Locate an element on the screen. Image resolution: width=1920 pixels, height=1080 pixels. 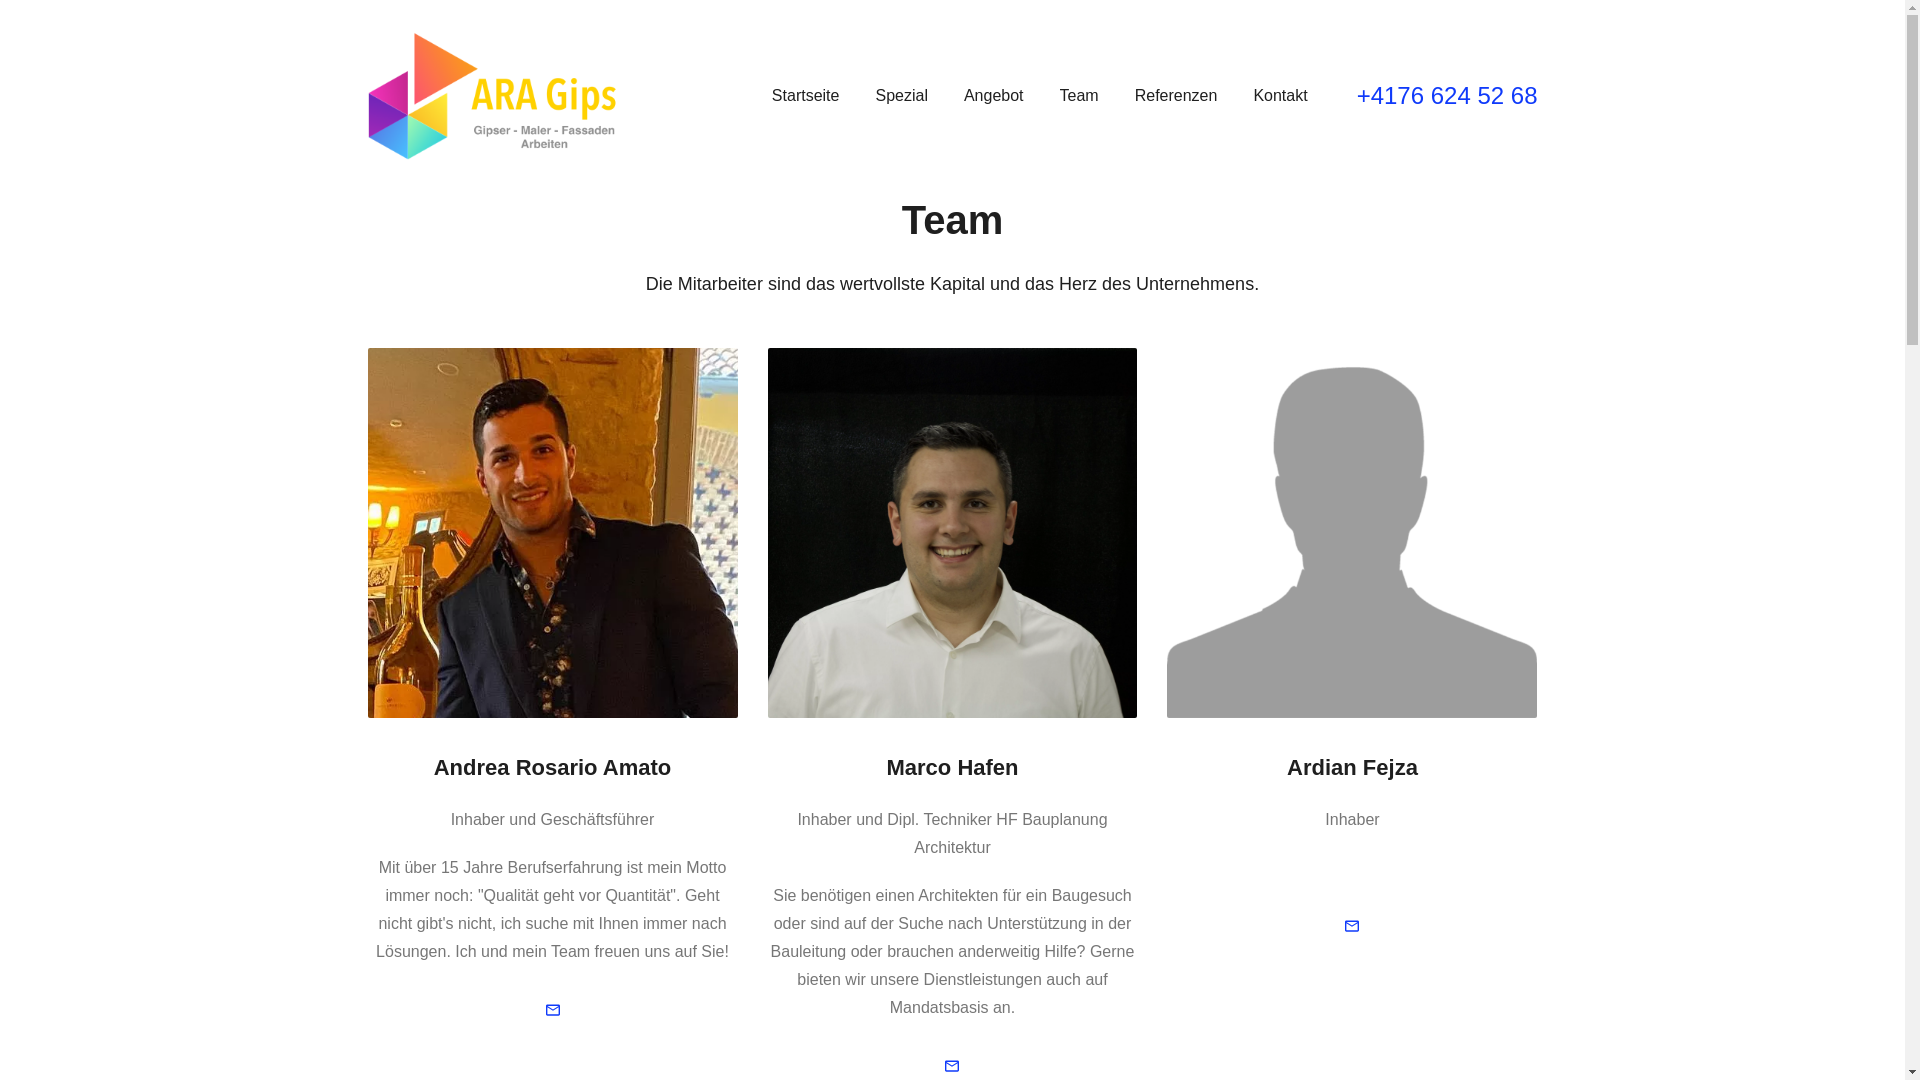
'Startseite' is located at coordinates (806, 96).